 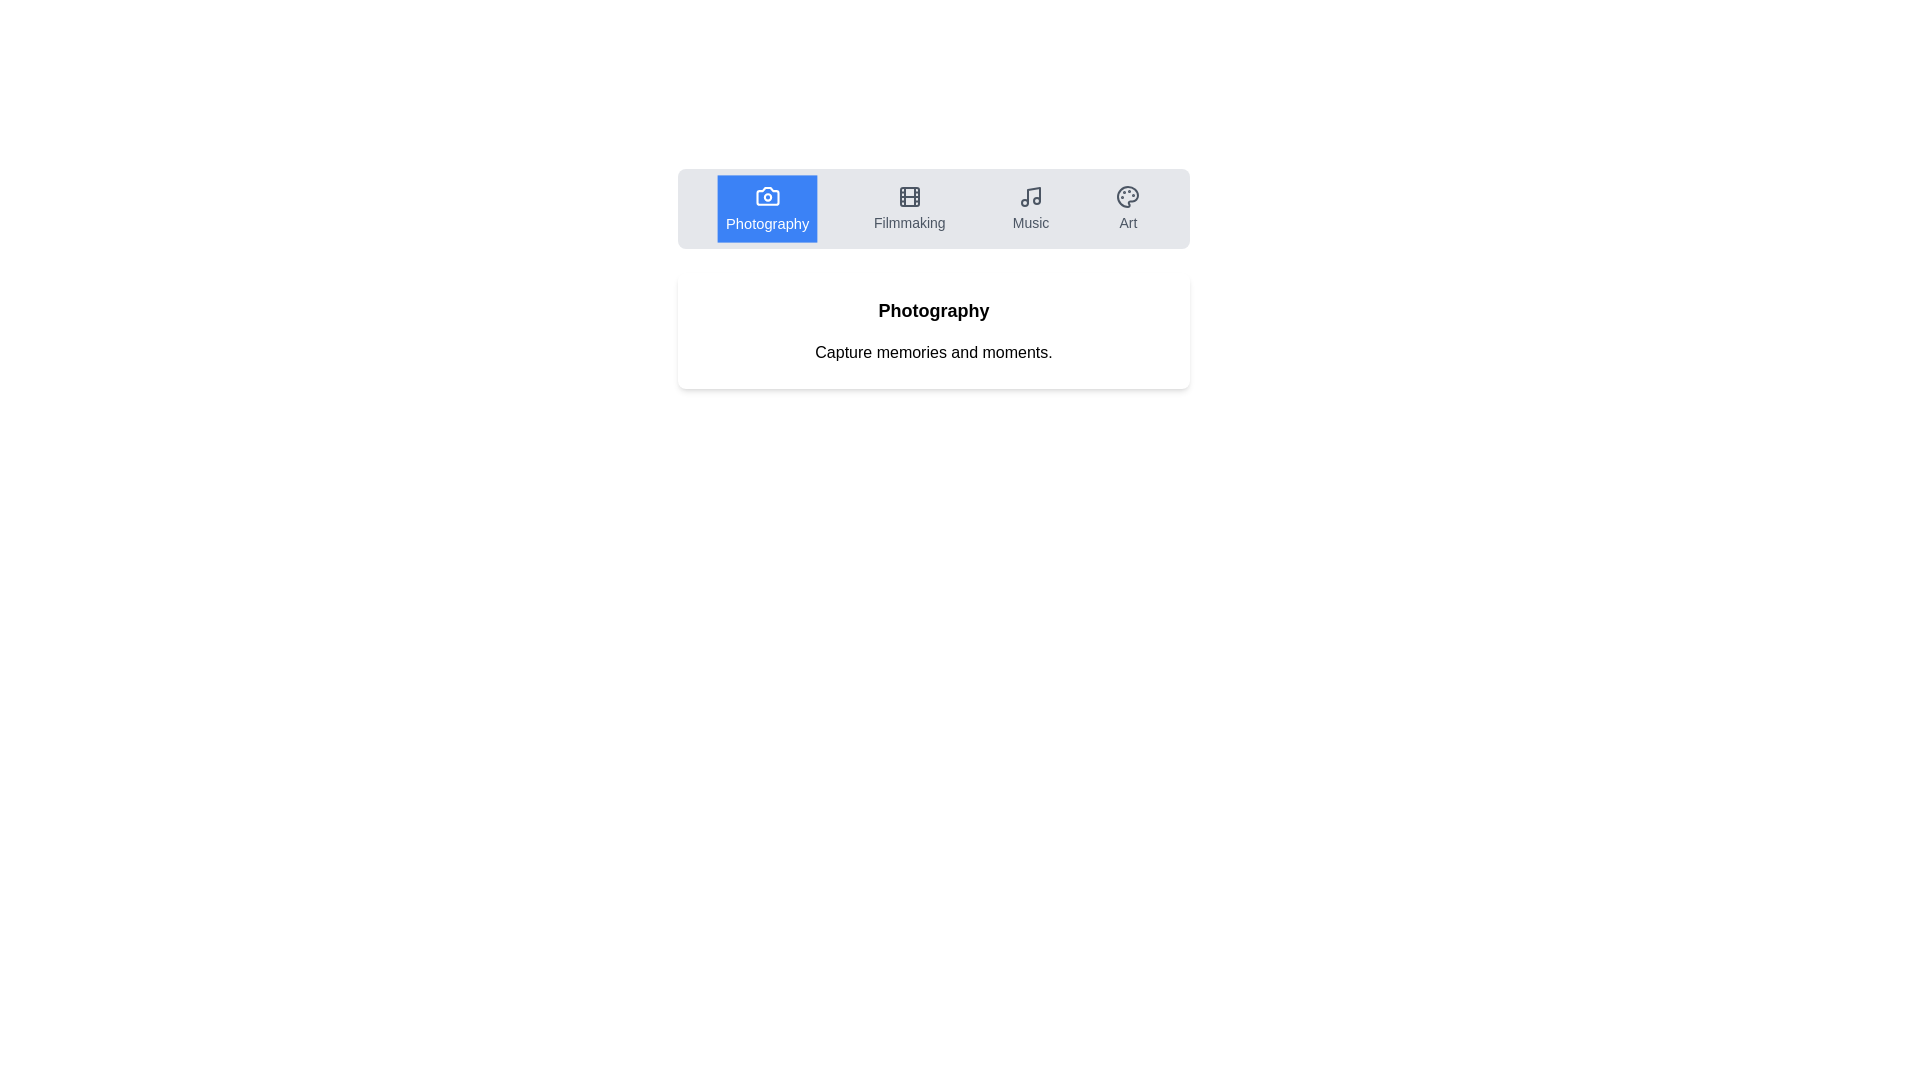 What do you see at coordinates (908, 208) in the screenshot?
I see `the Filmmaking tab by clicking on it` at bounding box center [908, 208].